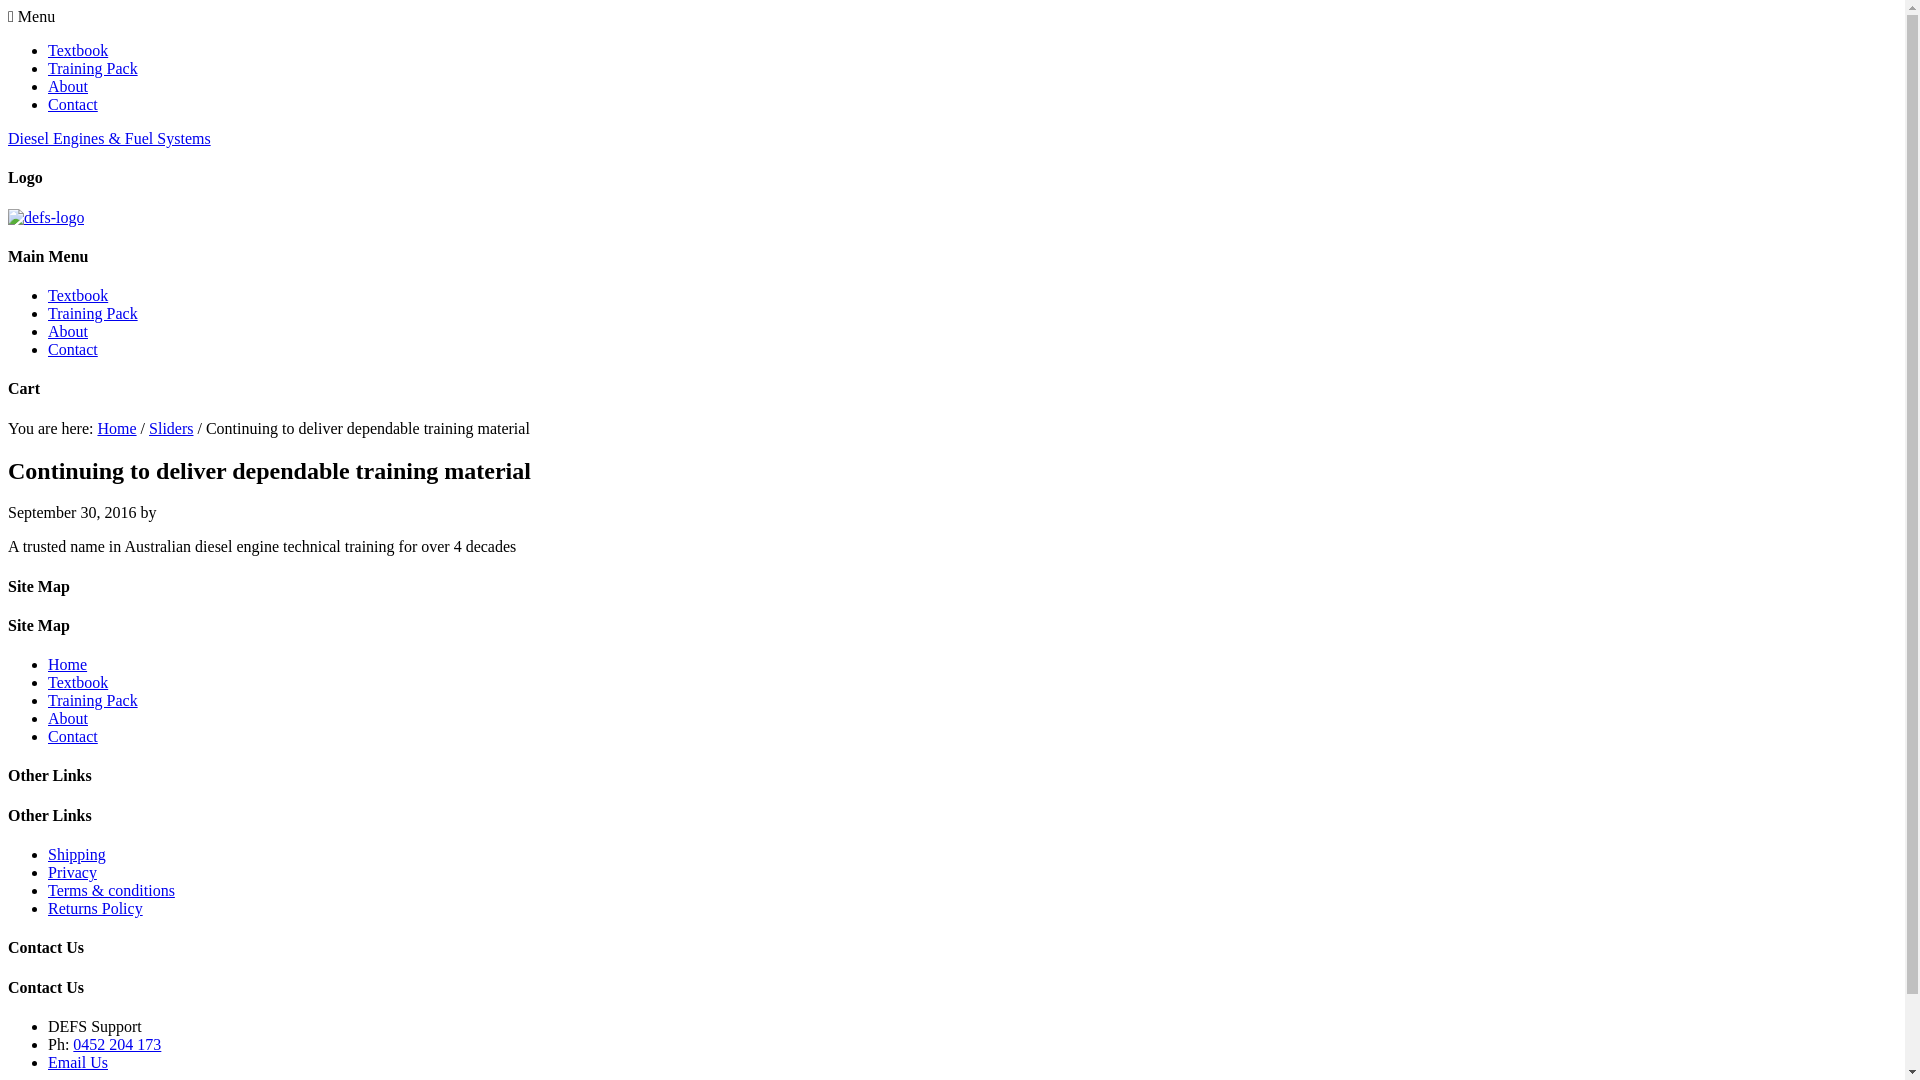 The width and height of the screenshot is (1920, 1080). Describe the element at coordinates (48, 295) in the screenshot. I see `'Textbook'` at that location.